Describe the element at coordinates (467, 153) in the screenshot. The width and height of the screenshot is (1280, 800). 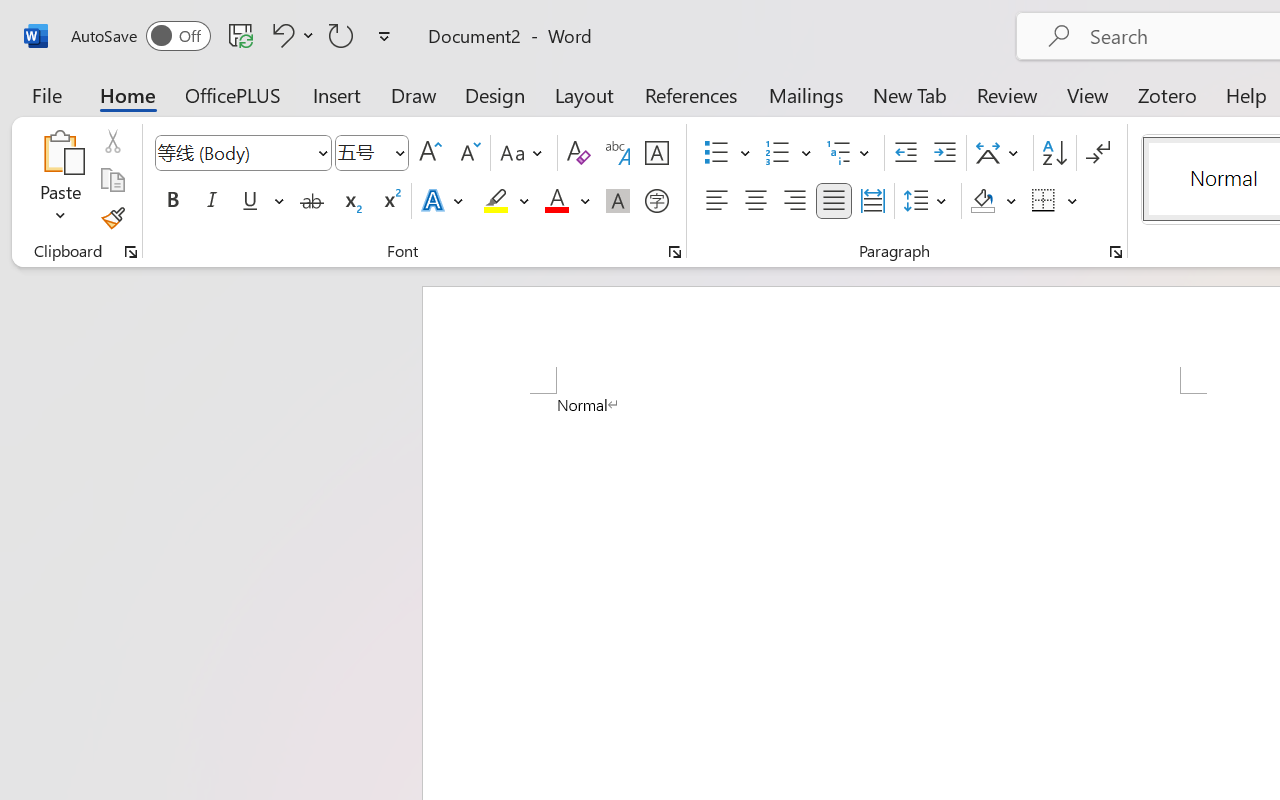
I see `'Shrink Font'` at that location.